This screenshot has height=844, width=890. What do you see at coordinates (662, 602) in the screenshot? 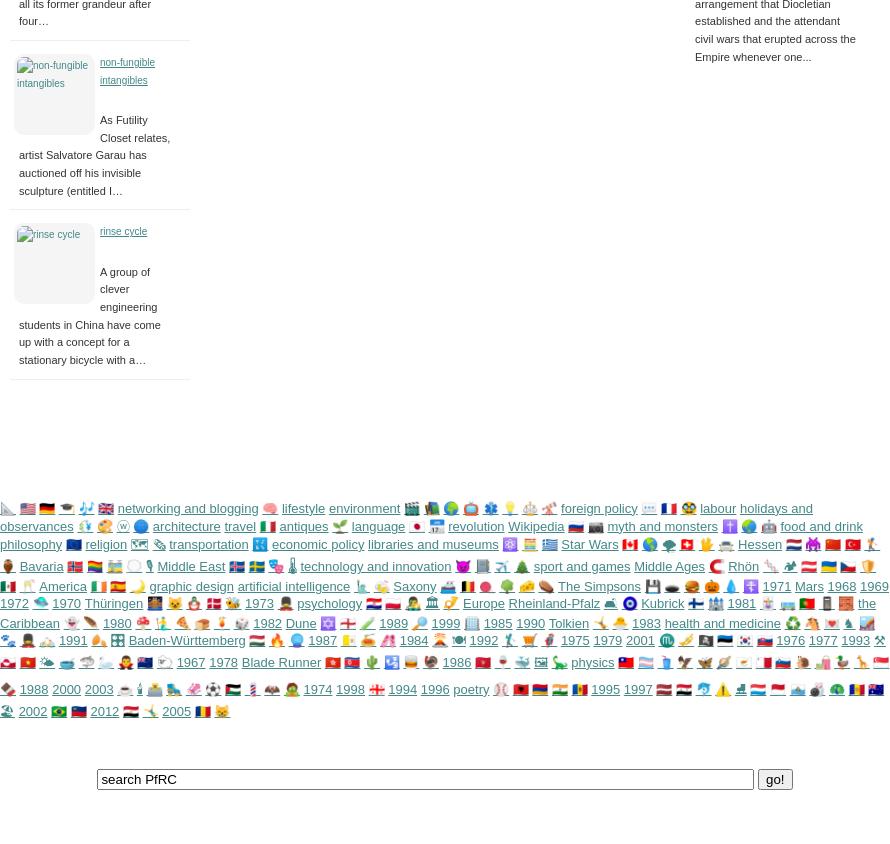
I see `'Kubrick'` at bounding box center [662, 602].